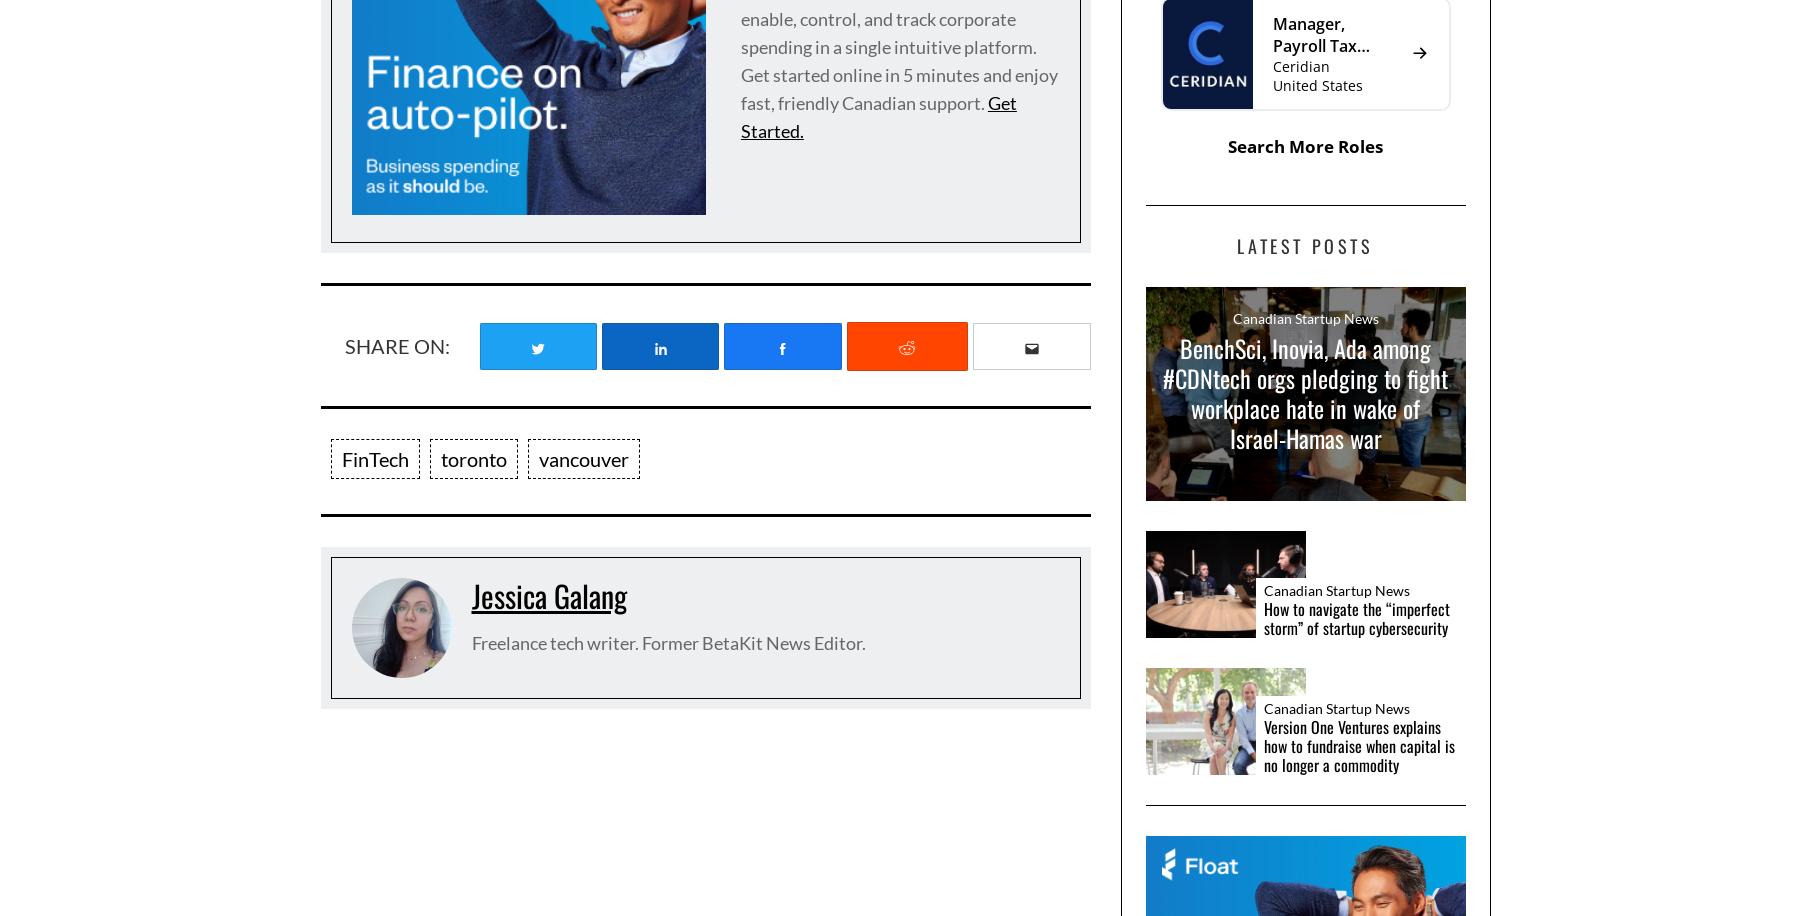 The width and height of the screenshot is (1811, 916). Describe the element at coordinates (373, 459) in the screenshot. I see `'FinTech'` at that location.